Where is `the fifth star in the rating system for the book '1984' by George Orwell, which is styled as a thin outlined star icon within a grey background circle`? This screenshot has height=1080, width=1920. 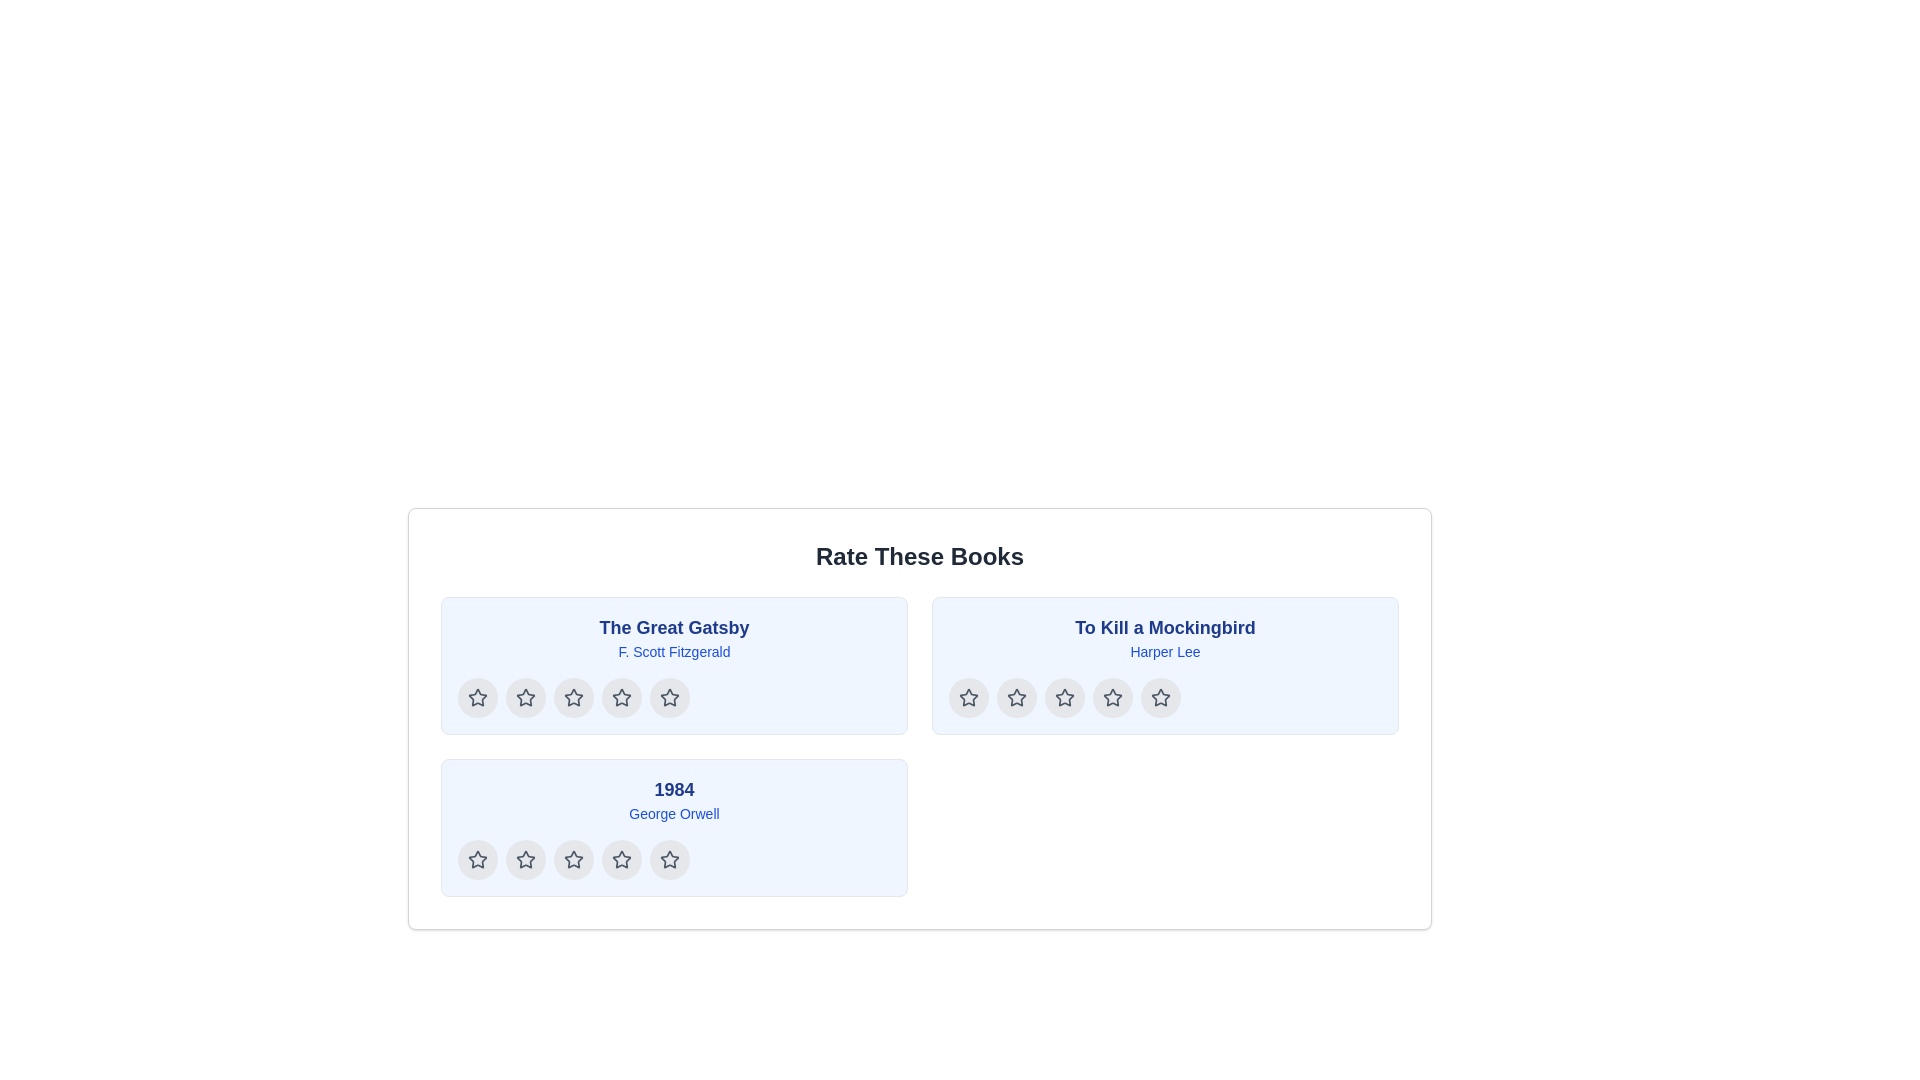 the fifth star in the rating system for the book '1984' by George Orwell, which is styled as a thin outlined star icon within a grey background circle is located at coordinates (670, 859).